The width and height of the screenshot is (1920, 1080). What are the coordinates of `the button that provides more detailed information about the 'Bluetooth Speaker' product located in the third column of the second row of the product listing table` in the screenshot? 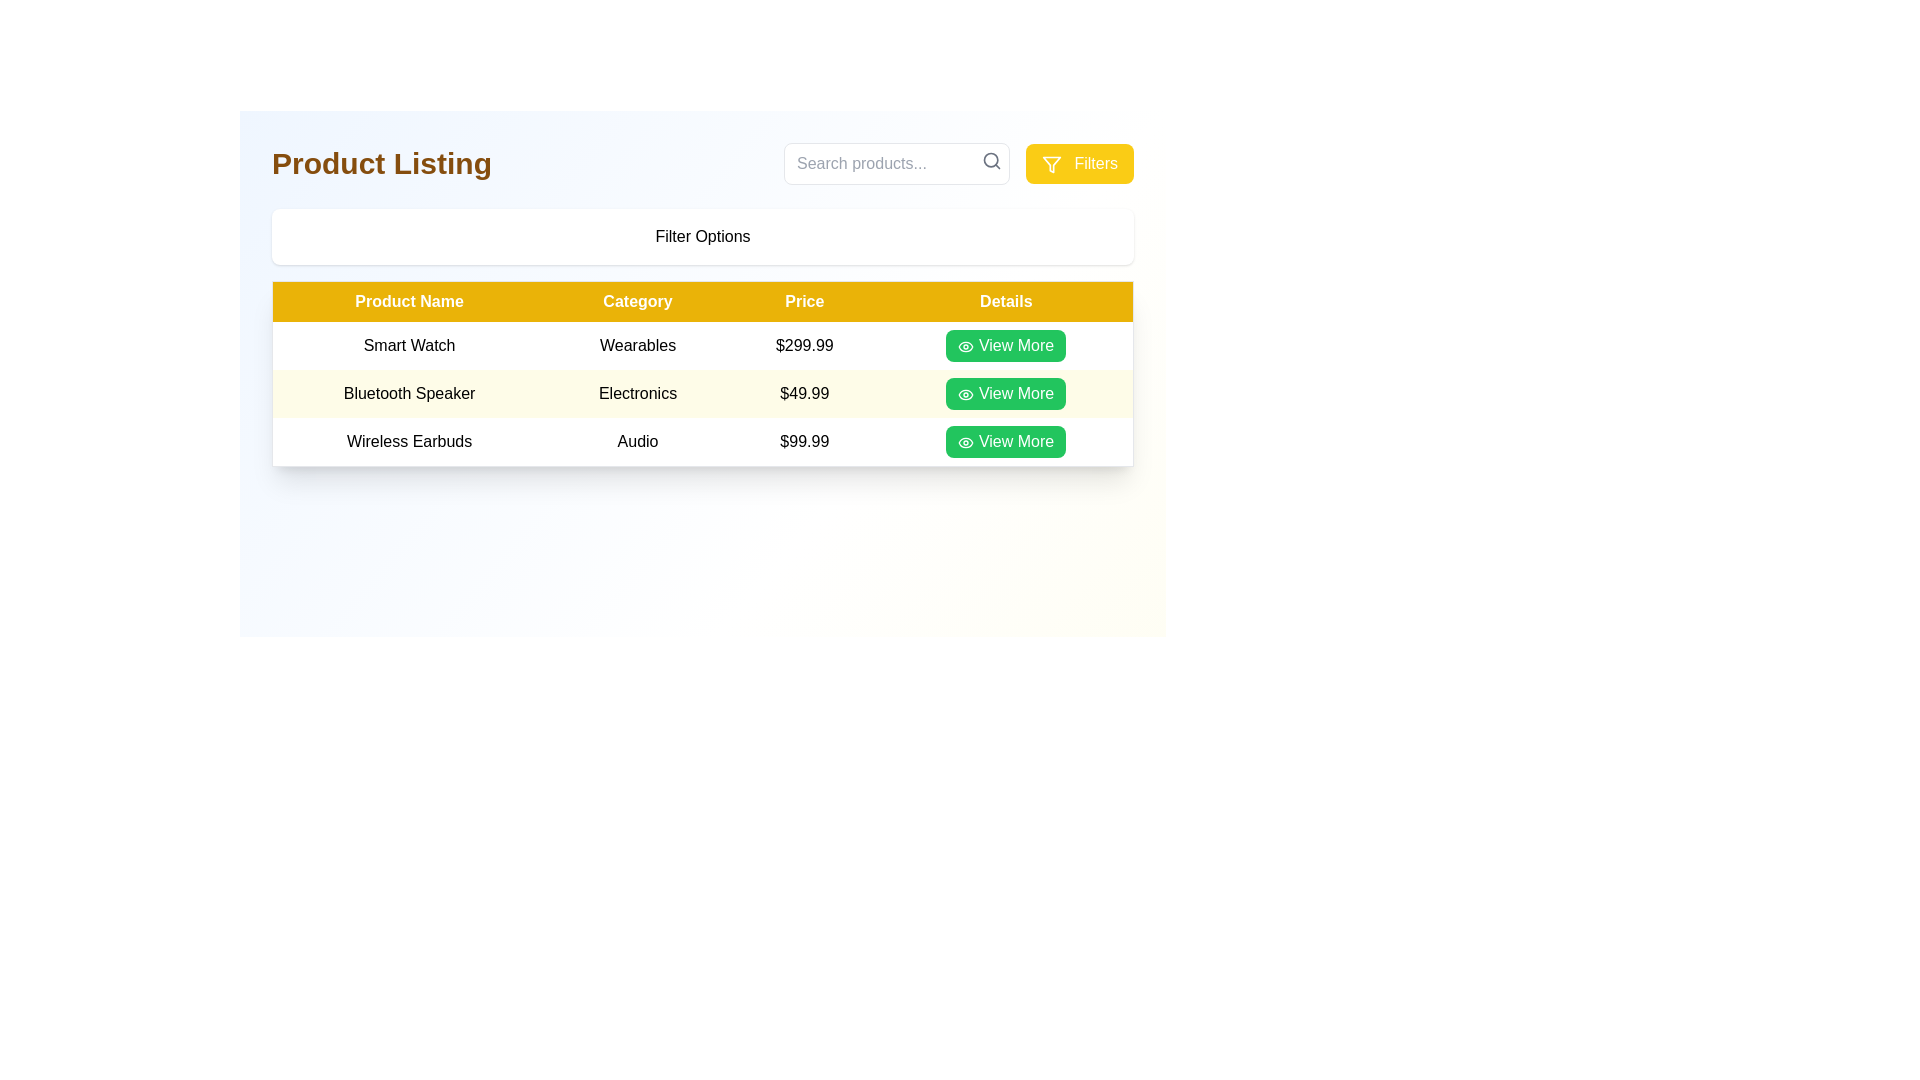 It's located at (1006, 393).